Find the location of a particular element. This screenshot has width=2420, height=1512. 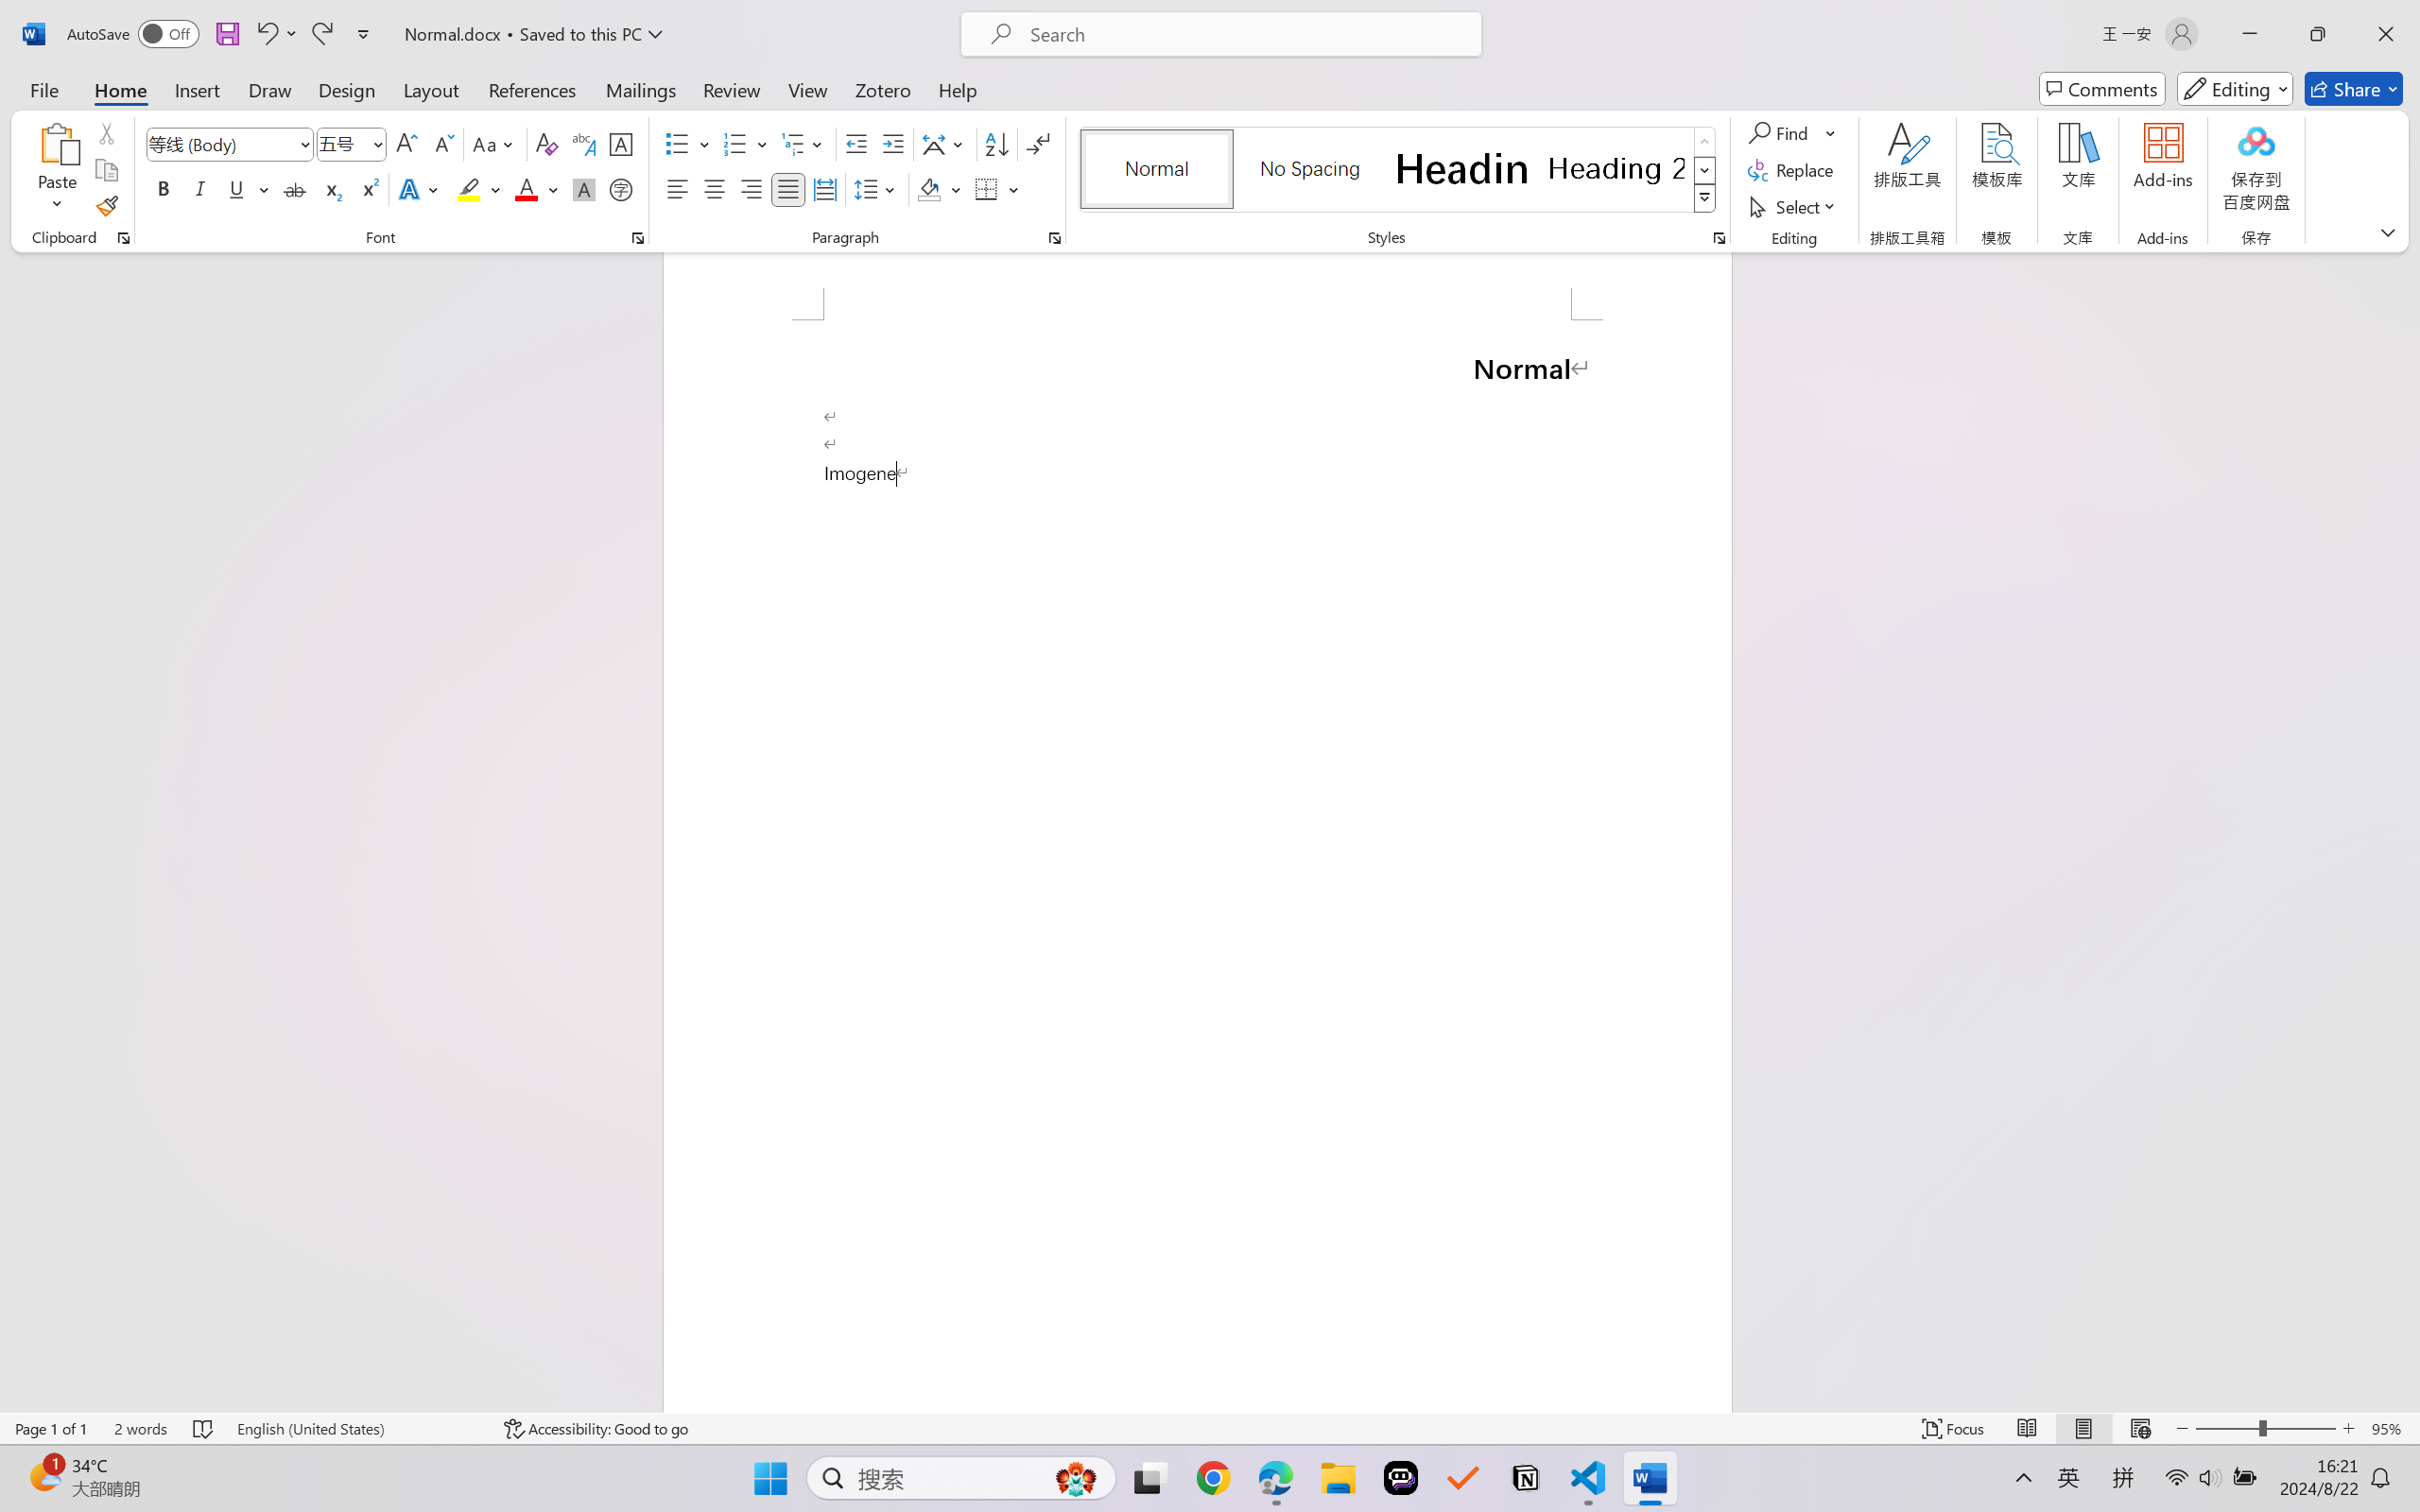

'Decrease Indent' is located at coordinates (856, 144).